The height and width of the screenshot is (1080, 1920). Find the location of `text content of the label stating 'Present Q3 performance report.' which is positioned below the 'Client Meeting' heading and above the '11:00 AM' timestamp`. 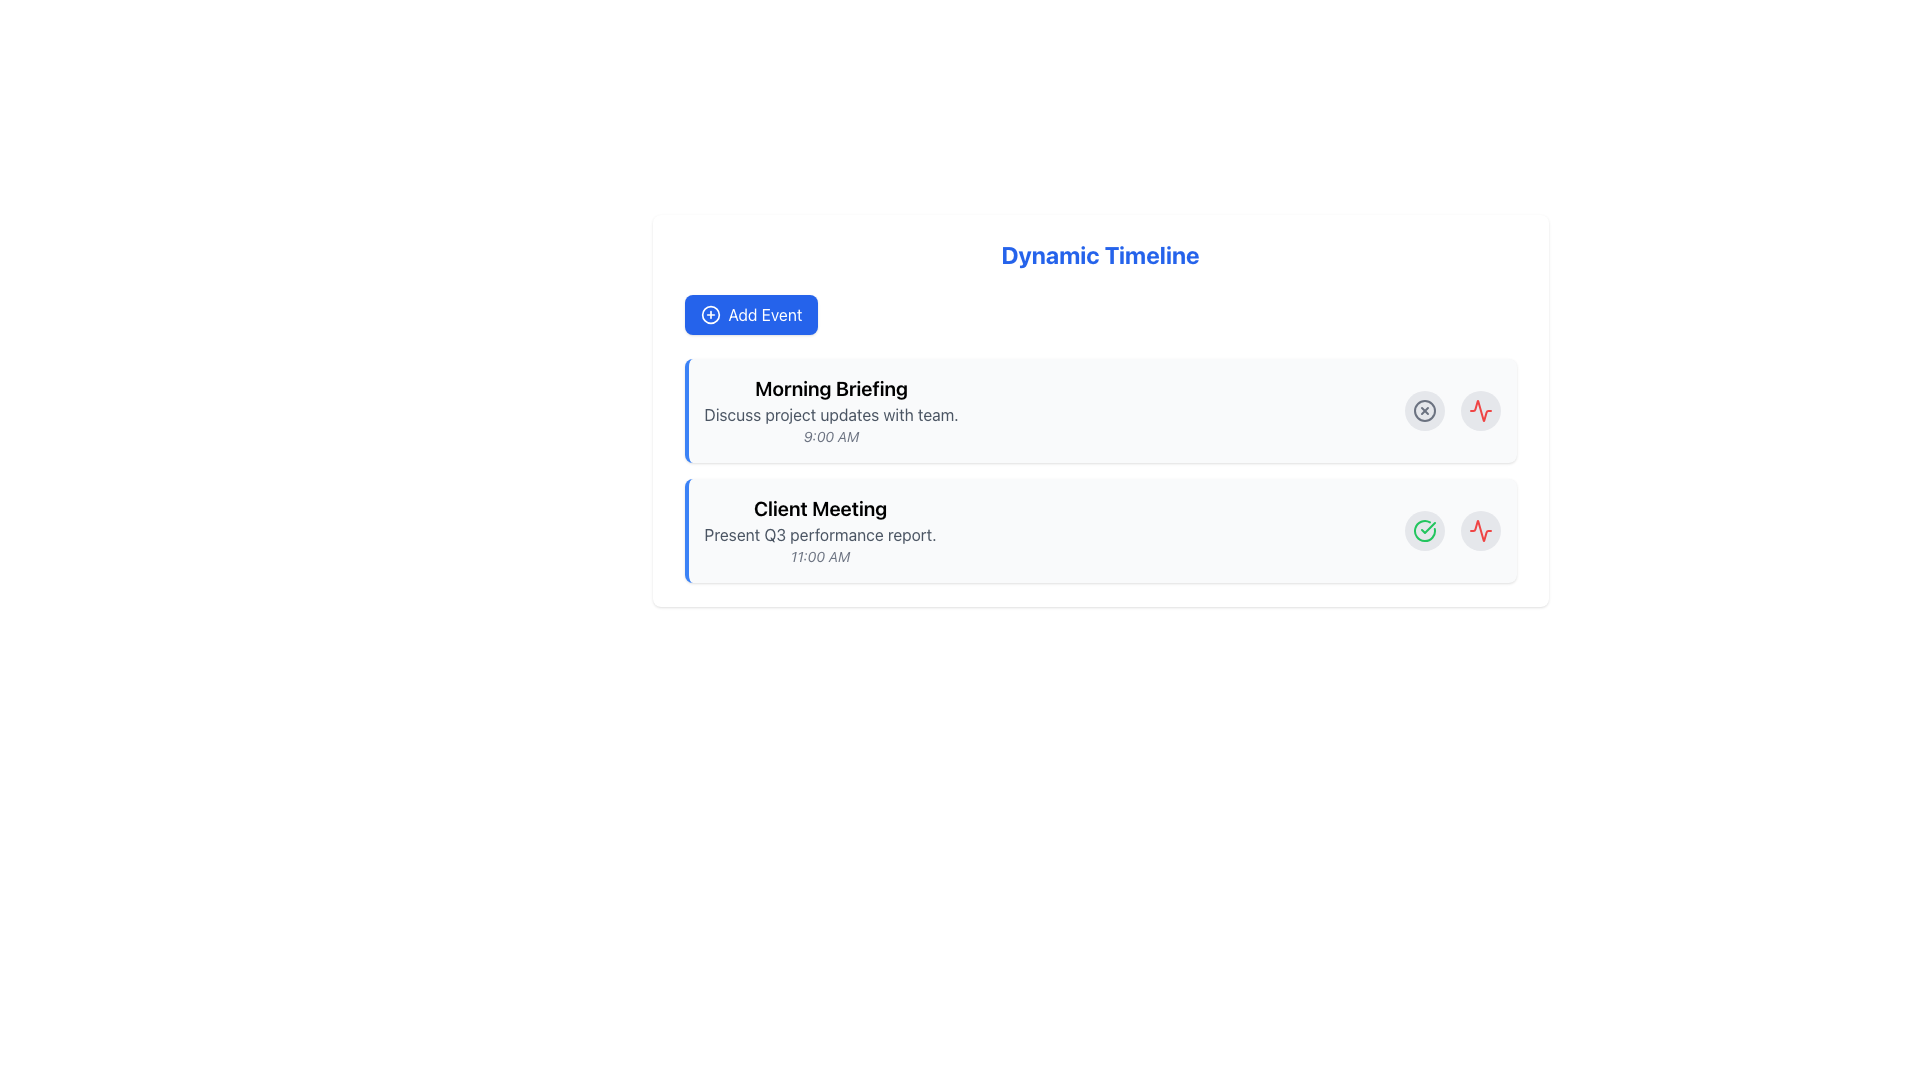

text content of the label stating 'Present Q3 performance report.' which is positioned below the 'Client Meeting' heading and above the '11:00 AM' timestamp is located at coordinates (820, 534).